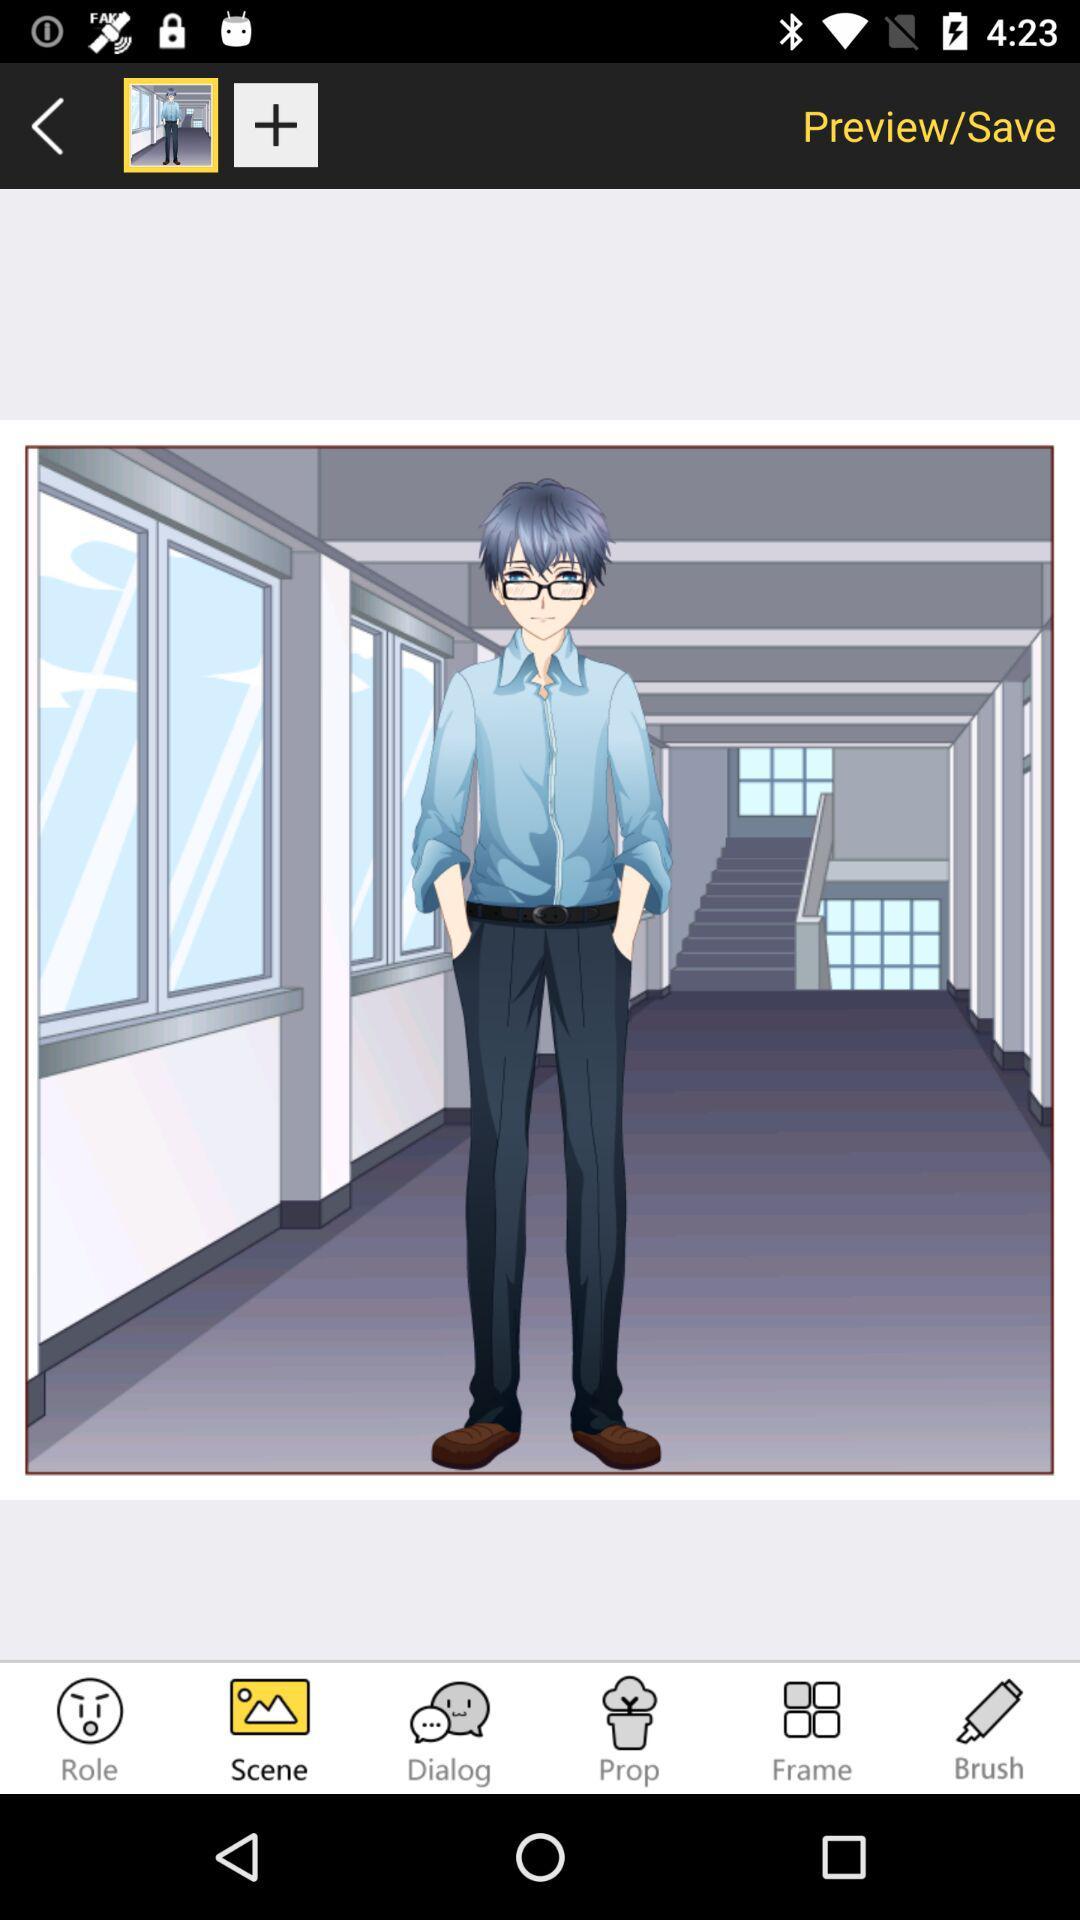 The width and height of the screenshot is (1080, 1920). I want to click on app at the top right corner, so click(929, 124).